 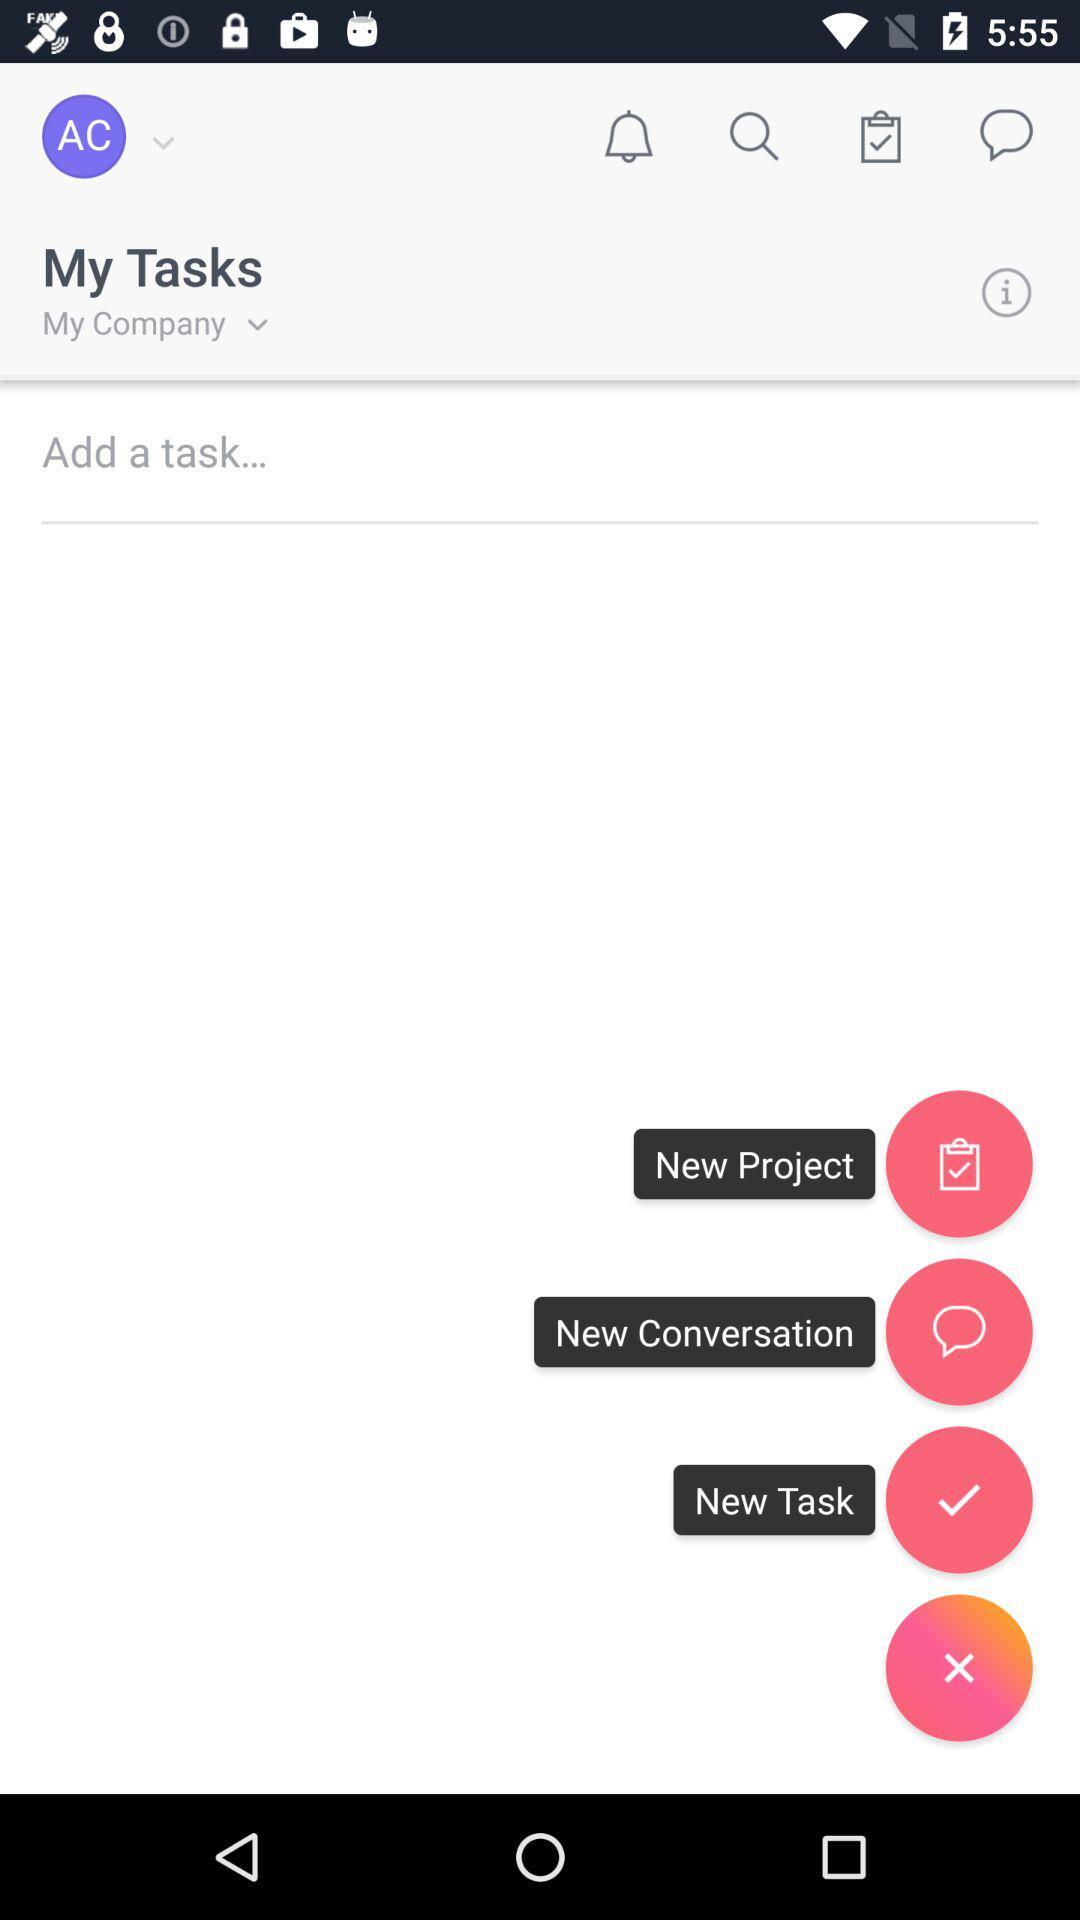 What do you see at coordinates (1006, 136) in the screenshot?
I see `message icon on top right` at bounding box center [1006, 136].